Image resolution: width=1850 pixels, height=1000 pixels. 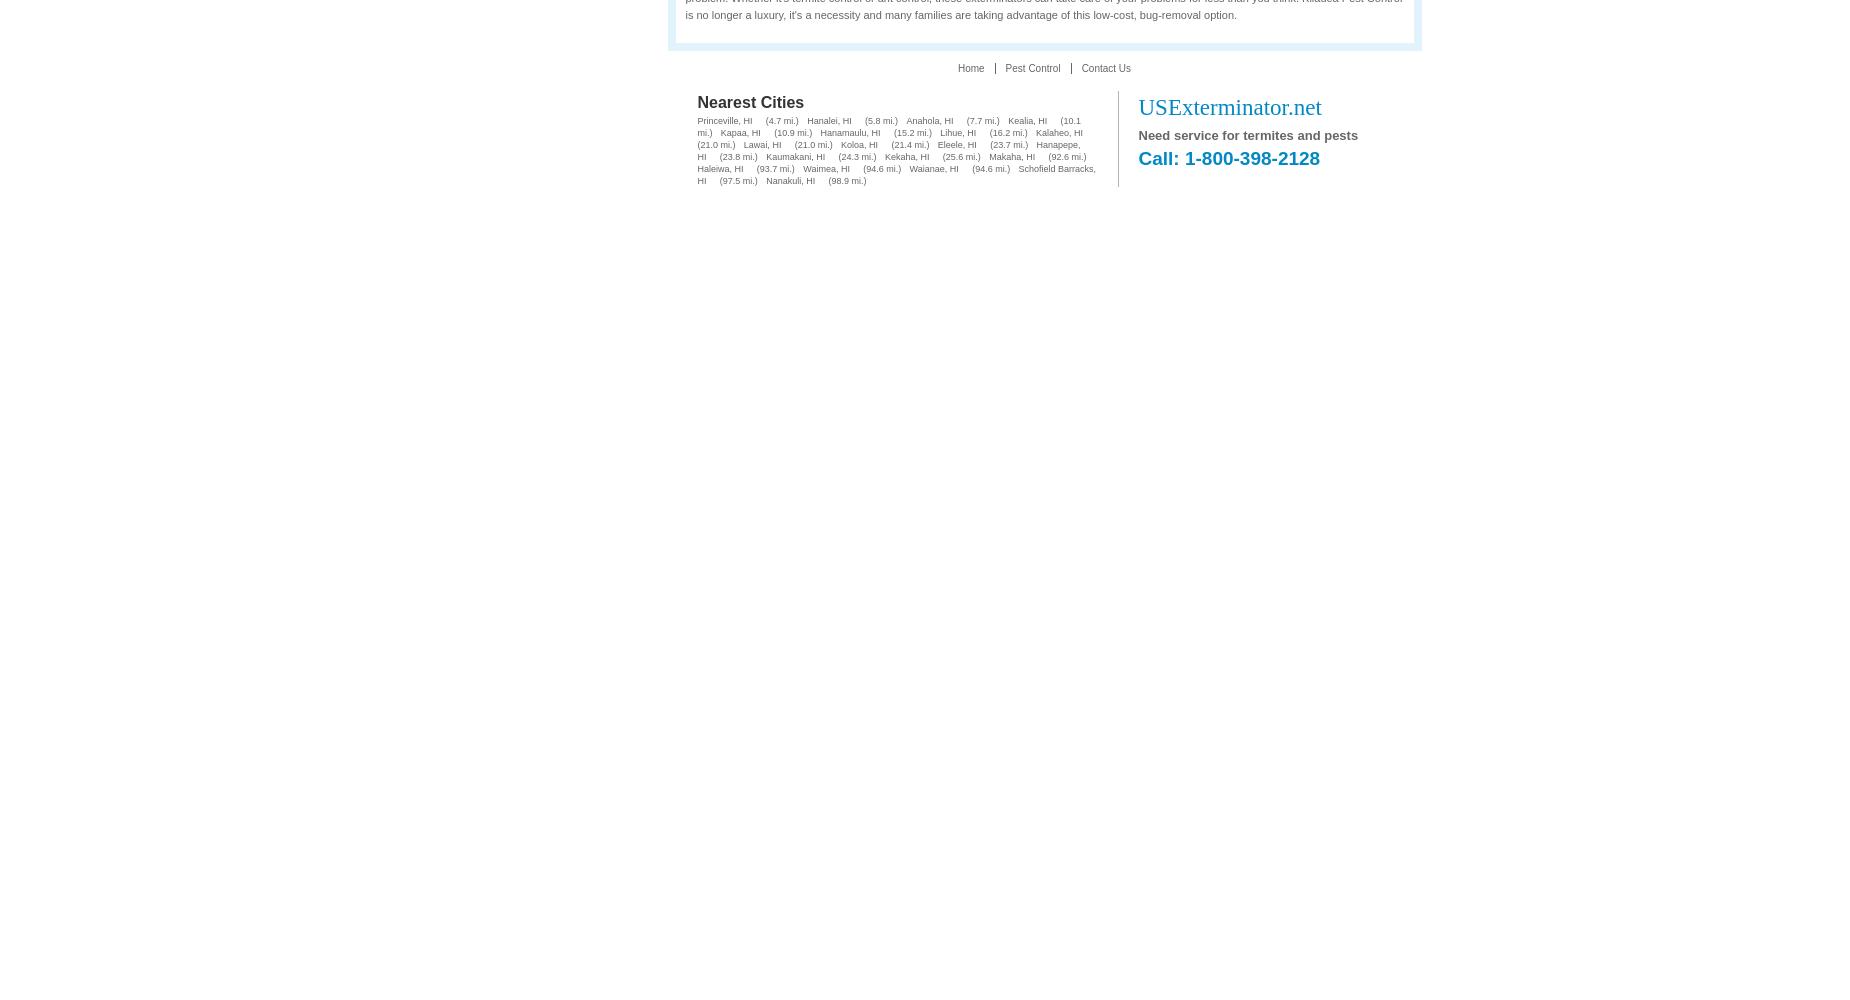 What do you see at coordinates (890, 145) in the screenshot?
I see `'(21.4 mi.)'` at bounding box center [890, 145].